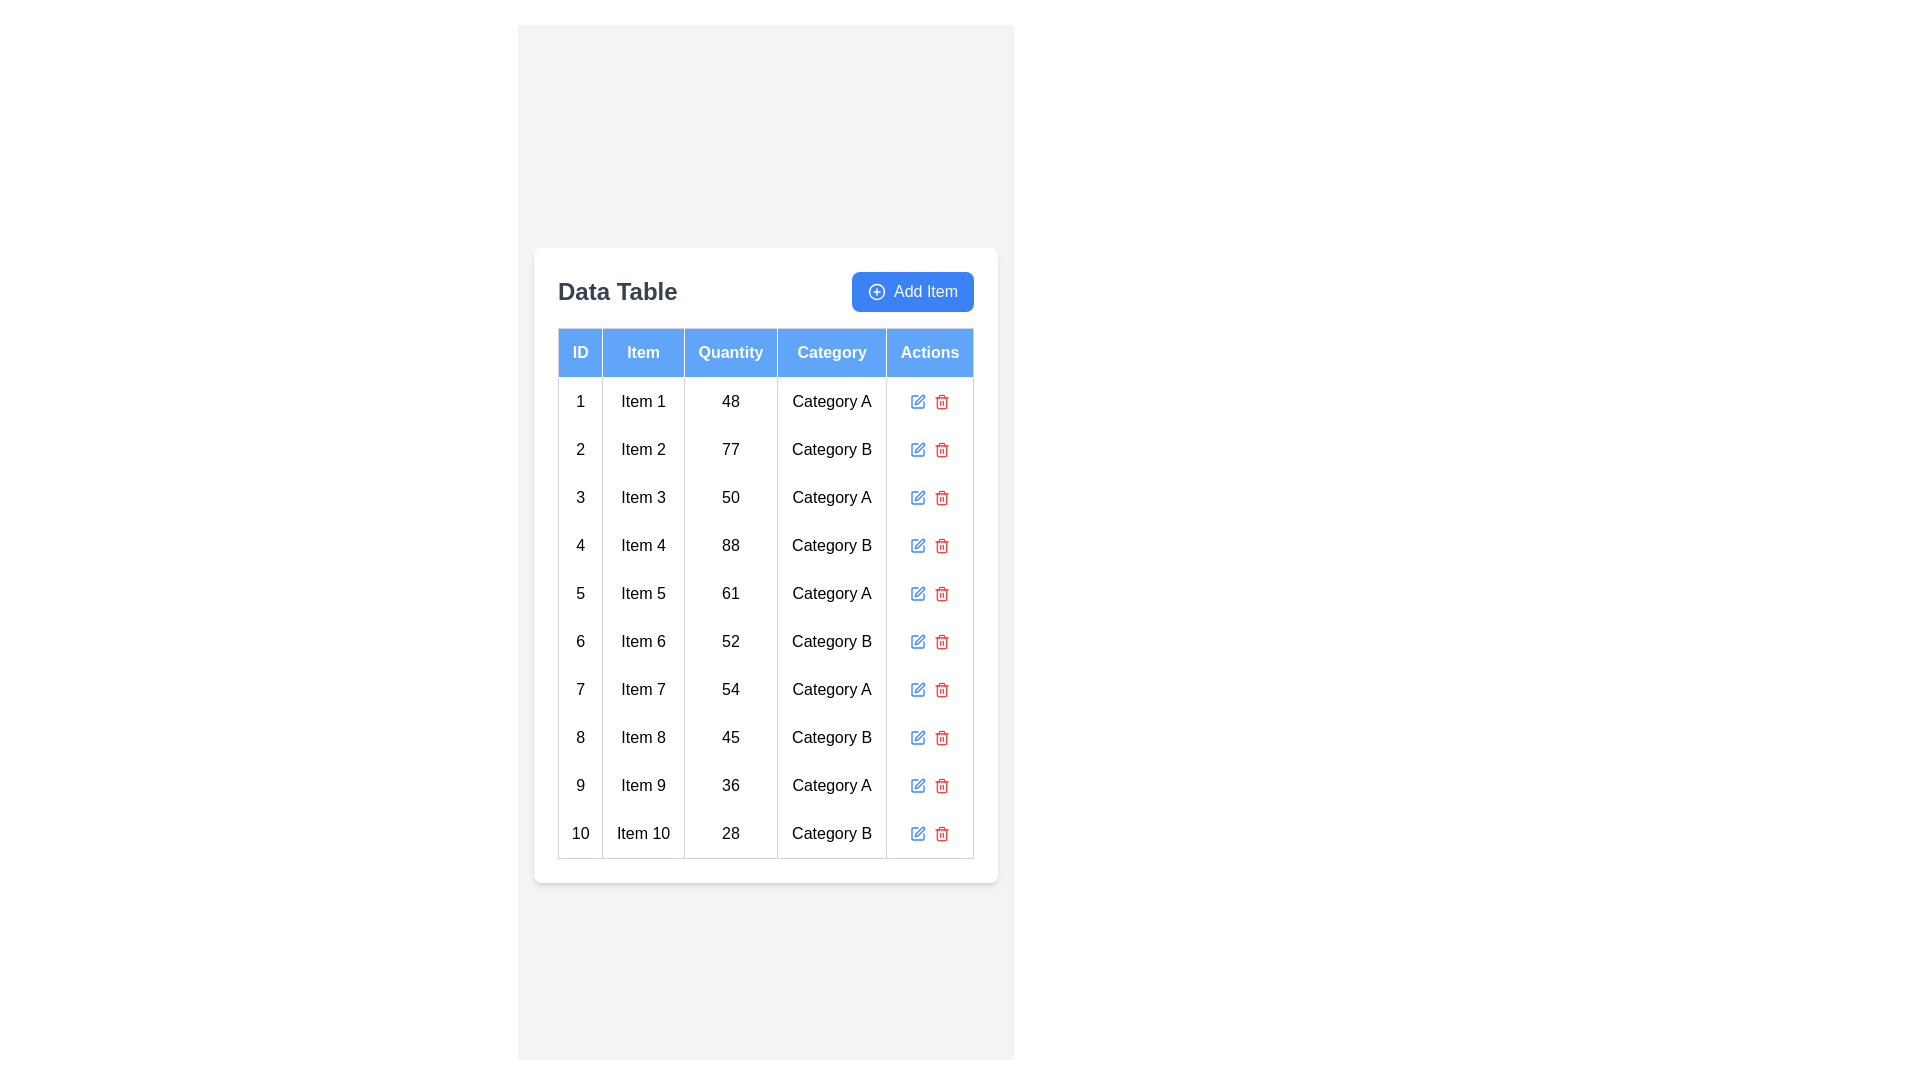 The image size is (1920, 1080). What do you see at coordinates (729, 688) in the screenshot?
I see `the Text cell displaying the number '54' in bold black font, which is located in the third cell of the seventh row under the 'Quantity' column` at bounding box center [729, 688].